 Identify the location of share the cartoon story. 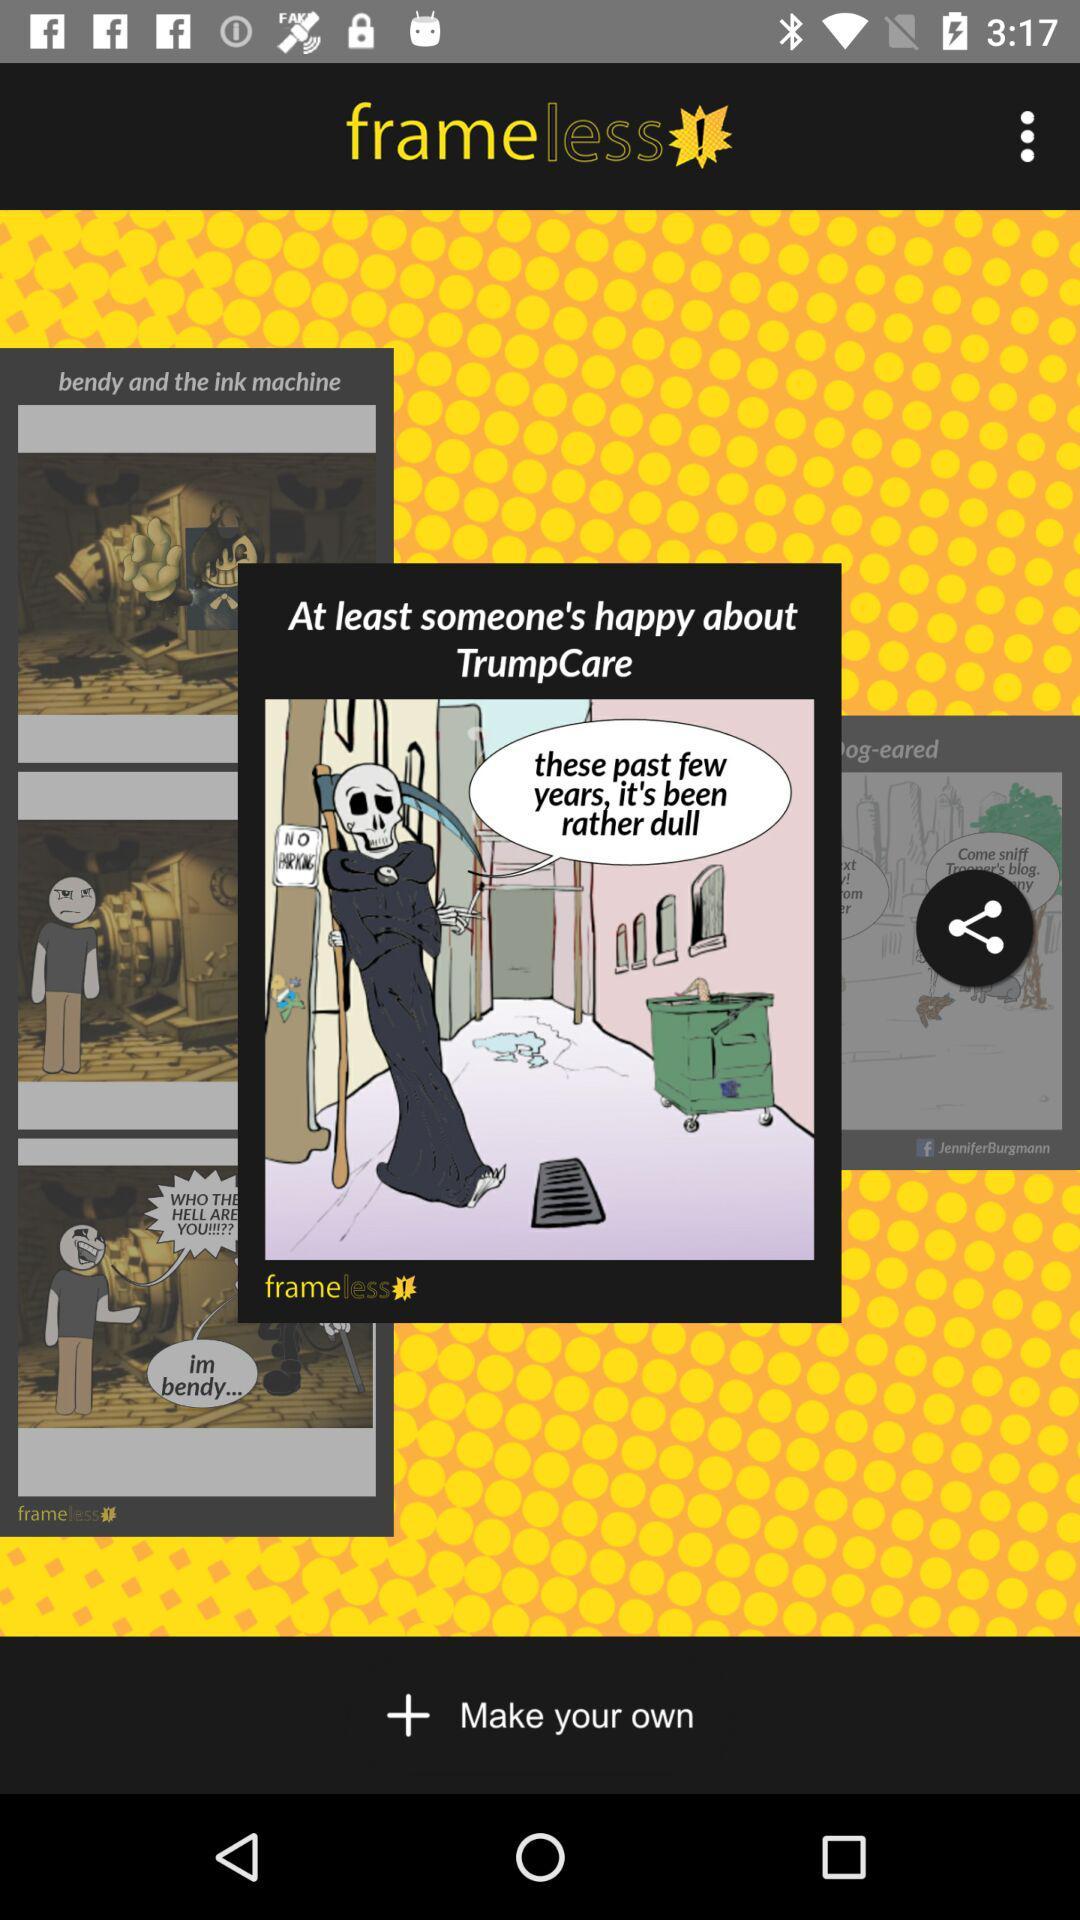
(973, 927).